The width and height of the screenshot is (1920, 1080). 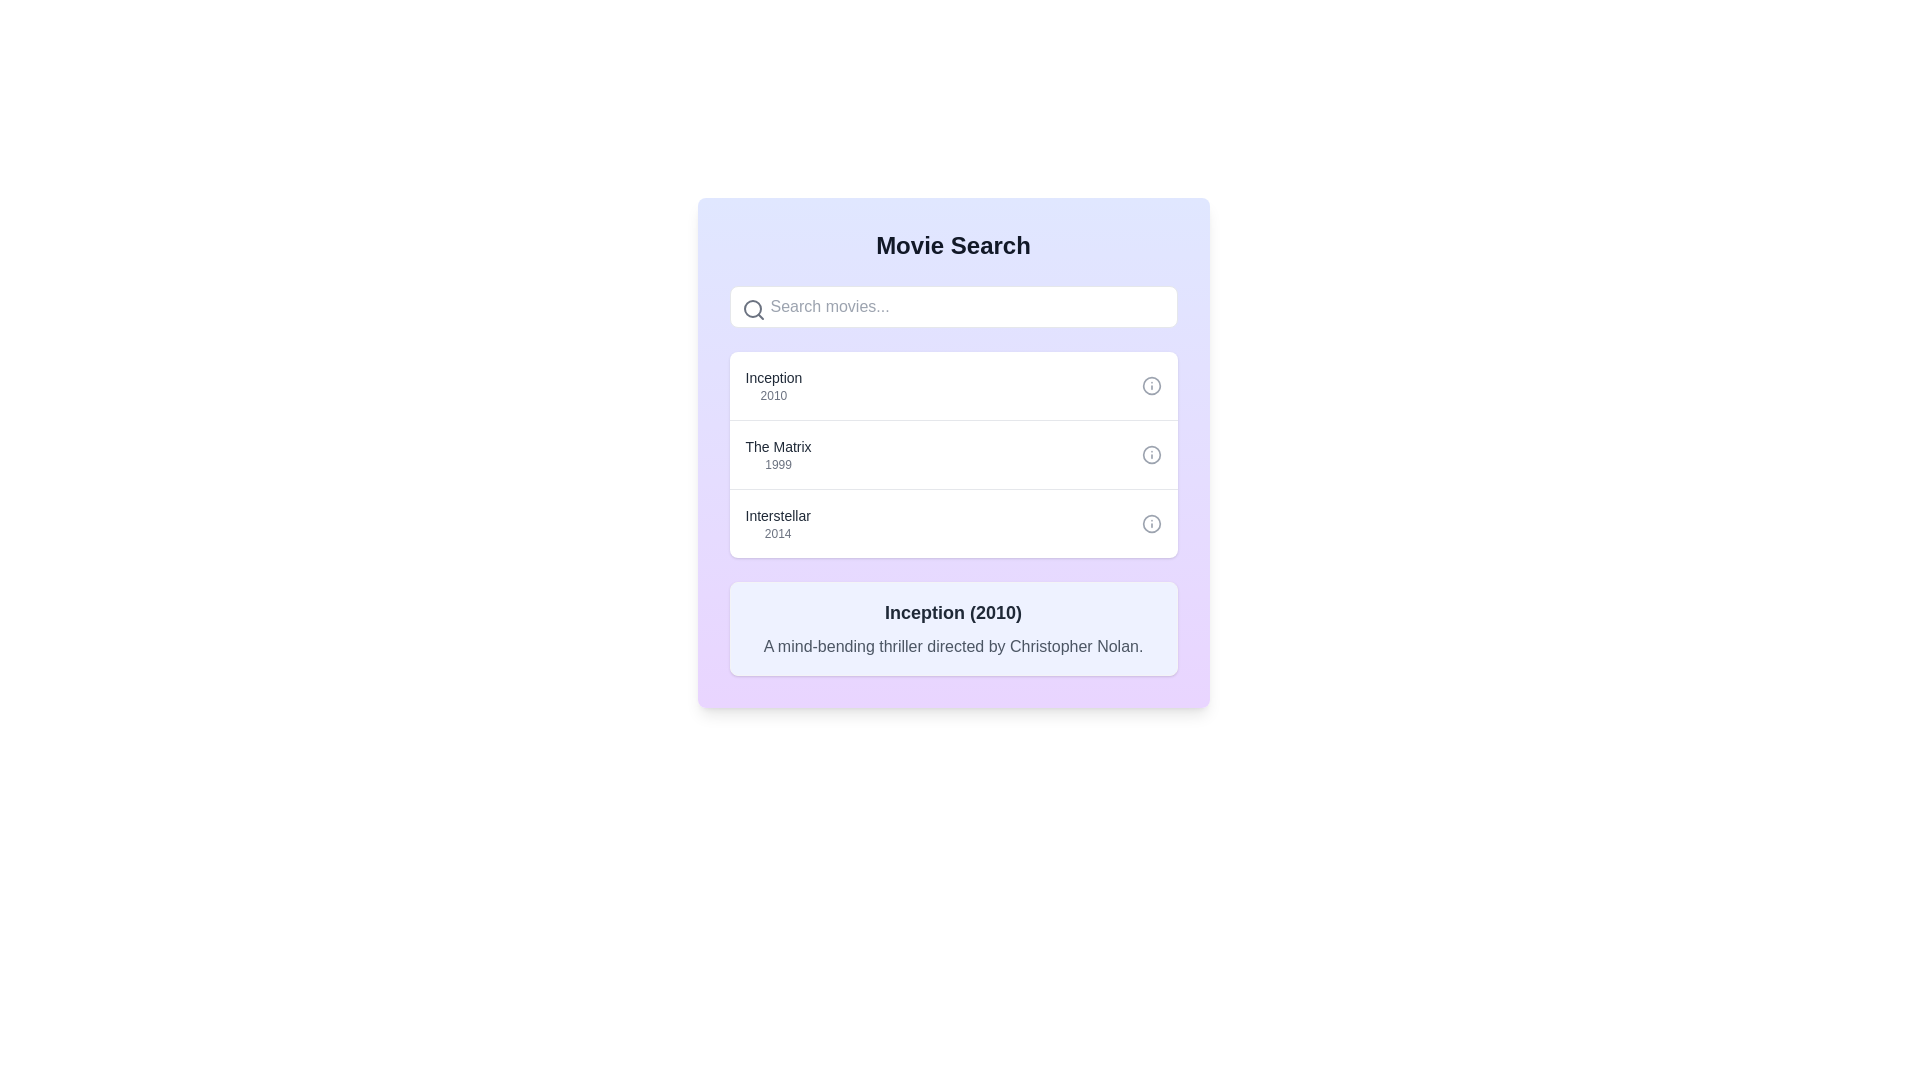 I want to click on the Text label displaying the release year for the movie 'The Matrix', located in the second card of the movie list, beneath the title 'The Matrix', and to the left of an information button, so click(x=777, y=465).